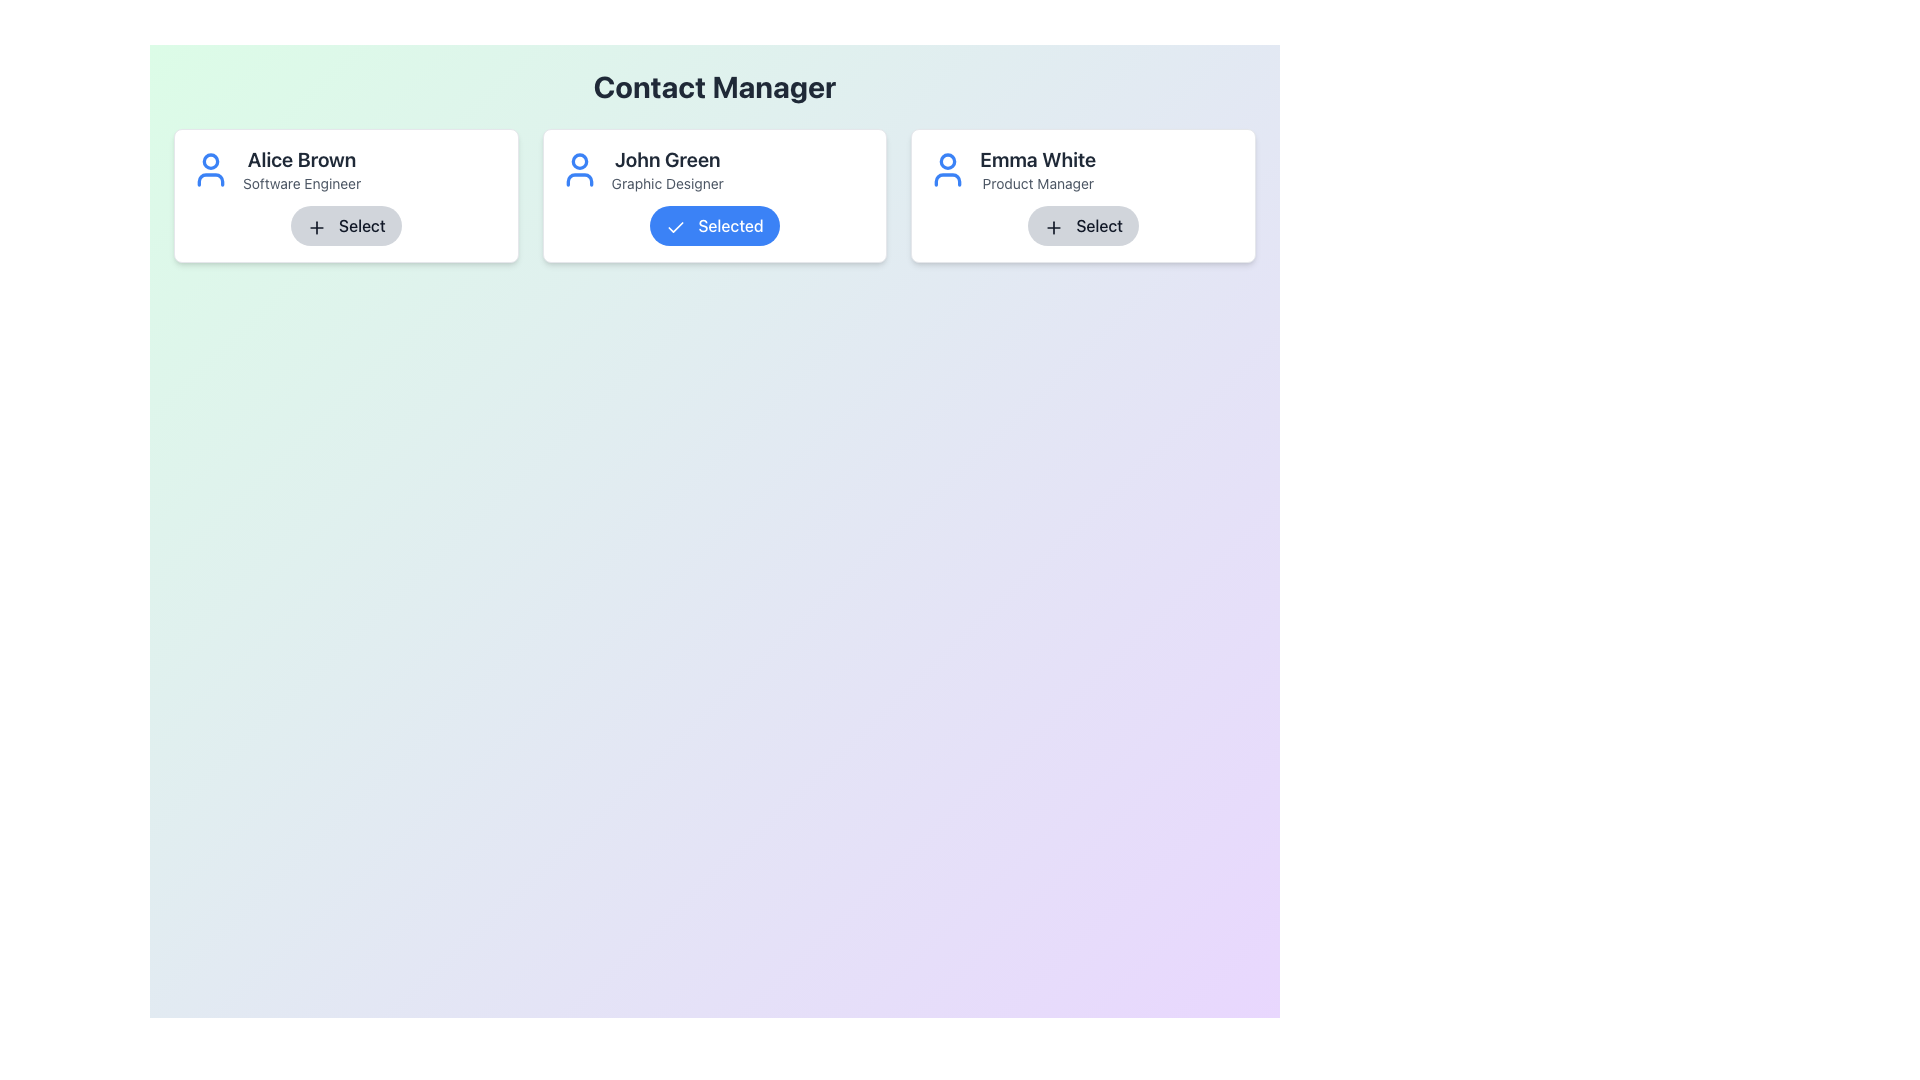 This screenshot has width=1920, height=1080. Describe the element at coordinates (1038, 168) in the screenshot. I see `the textual display showing 'Emma White' and 'Product Manager' located in the top-right section of the interface` at that location.